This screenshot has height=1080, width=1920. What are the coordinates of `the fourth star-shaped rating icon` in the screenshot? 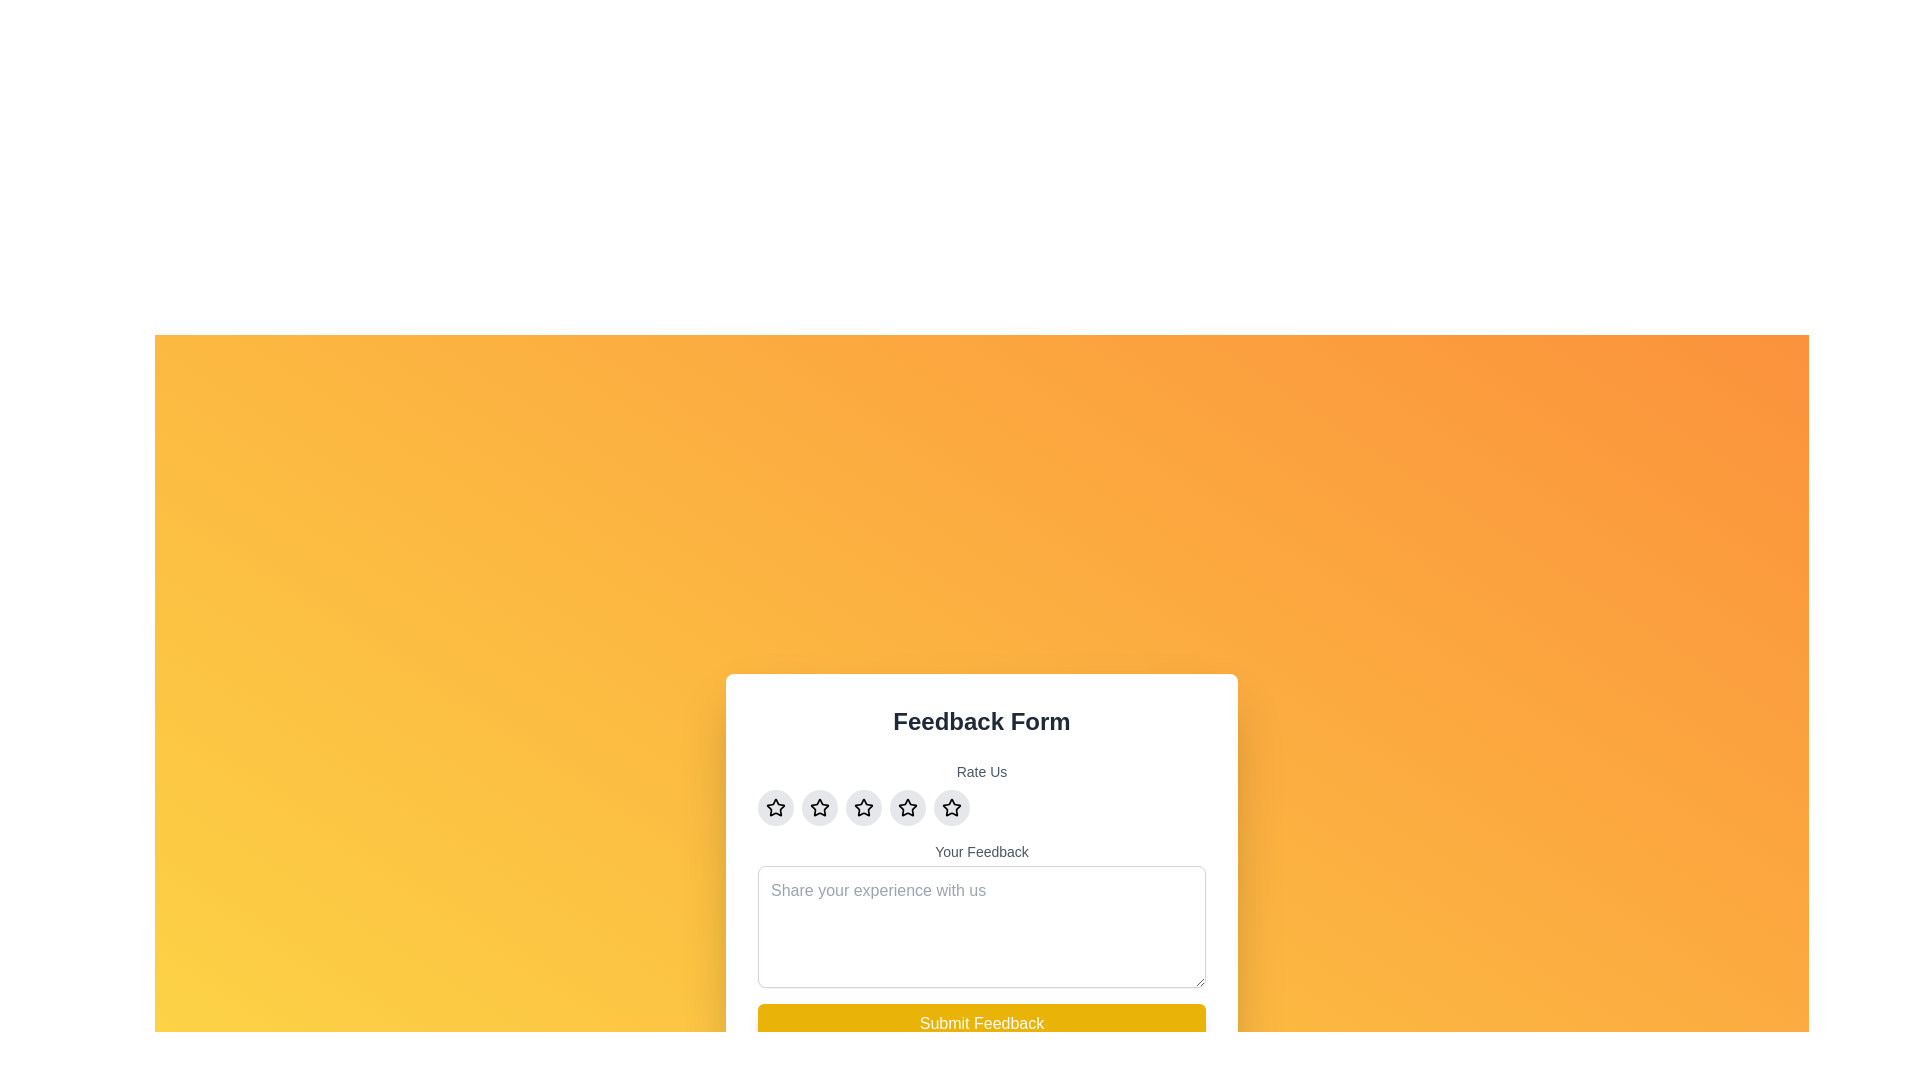 It's located at (906, 806).